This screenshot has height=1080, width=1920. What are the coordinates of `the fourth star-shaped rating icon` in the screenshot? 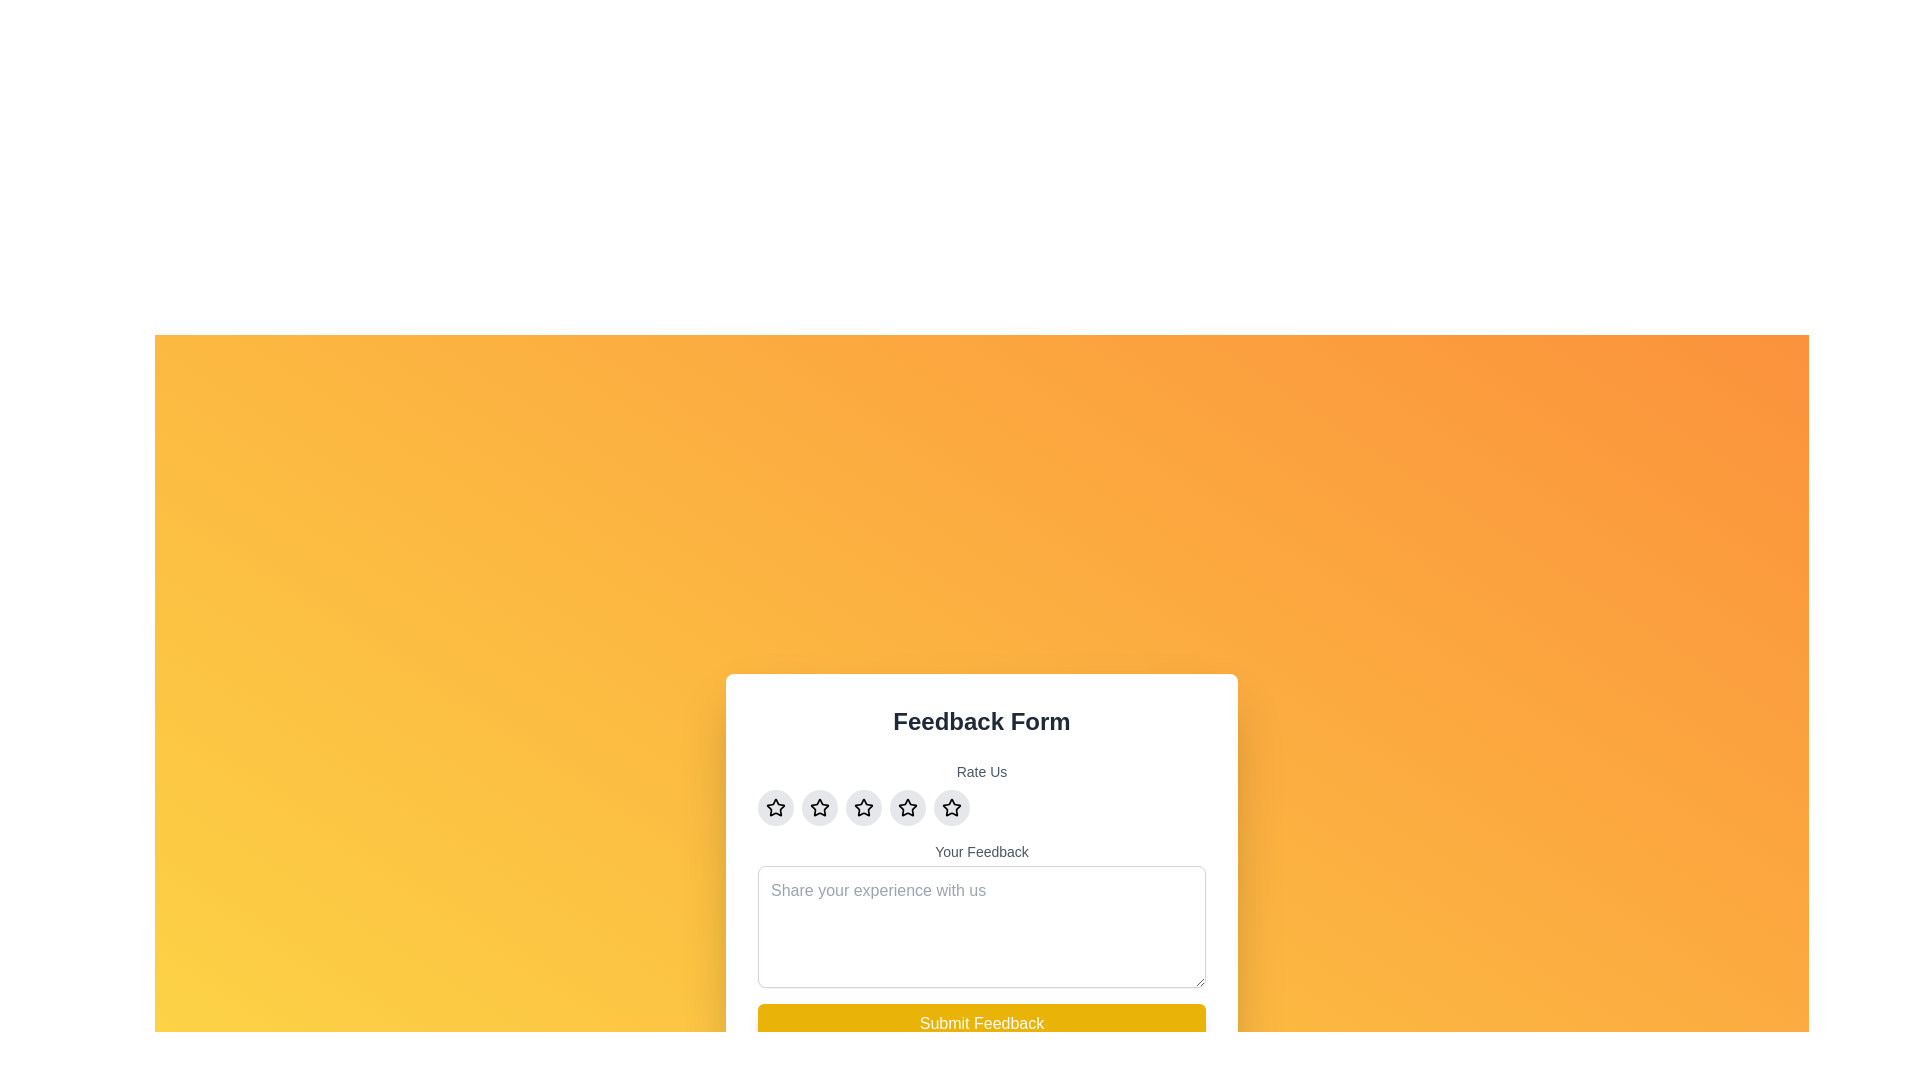 It's located at (906, 806).